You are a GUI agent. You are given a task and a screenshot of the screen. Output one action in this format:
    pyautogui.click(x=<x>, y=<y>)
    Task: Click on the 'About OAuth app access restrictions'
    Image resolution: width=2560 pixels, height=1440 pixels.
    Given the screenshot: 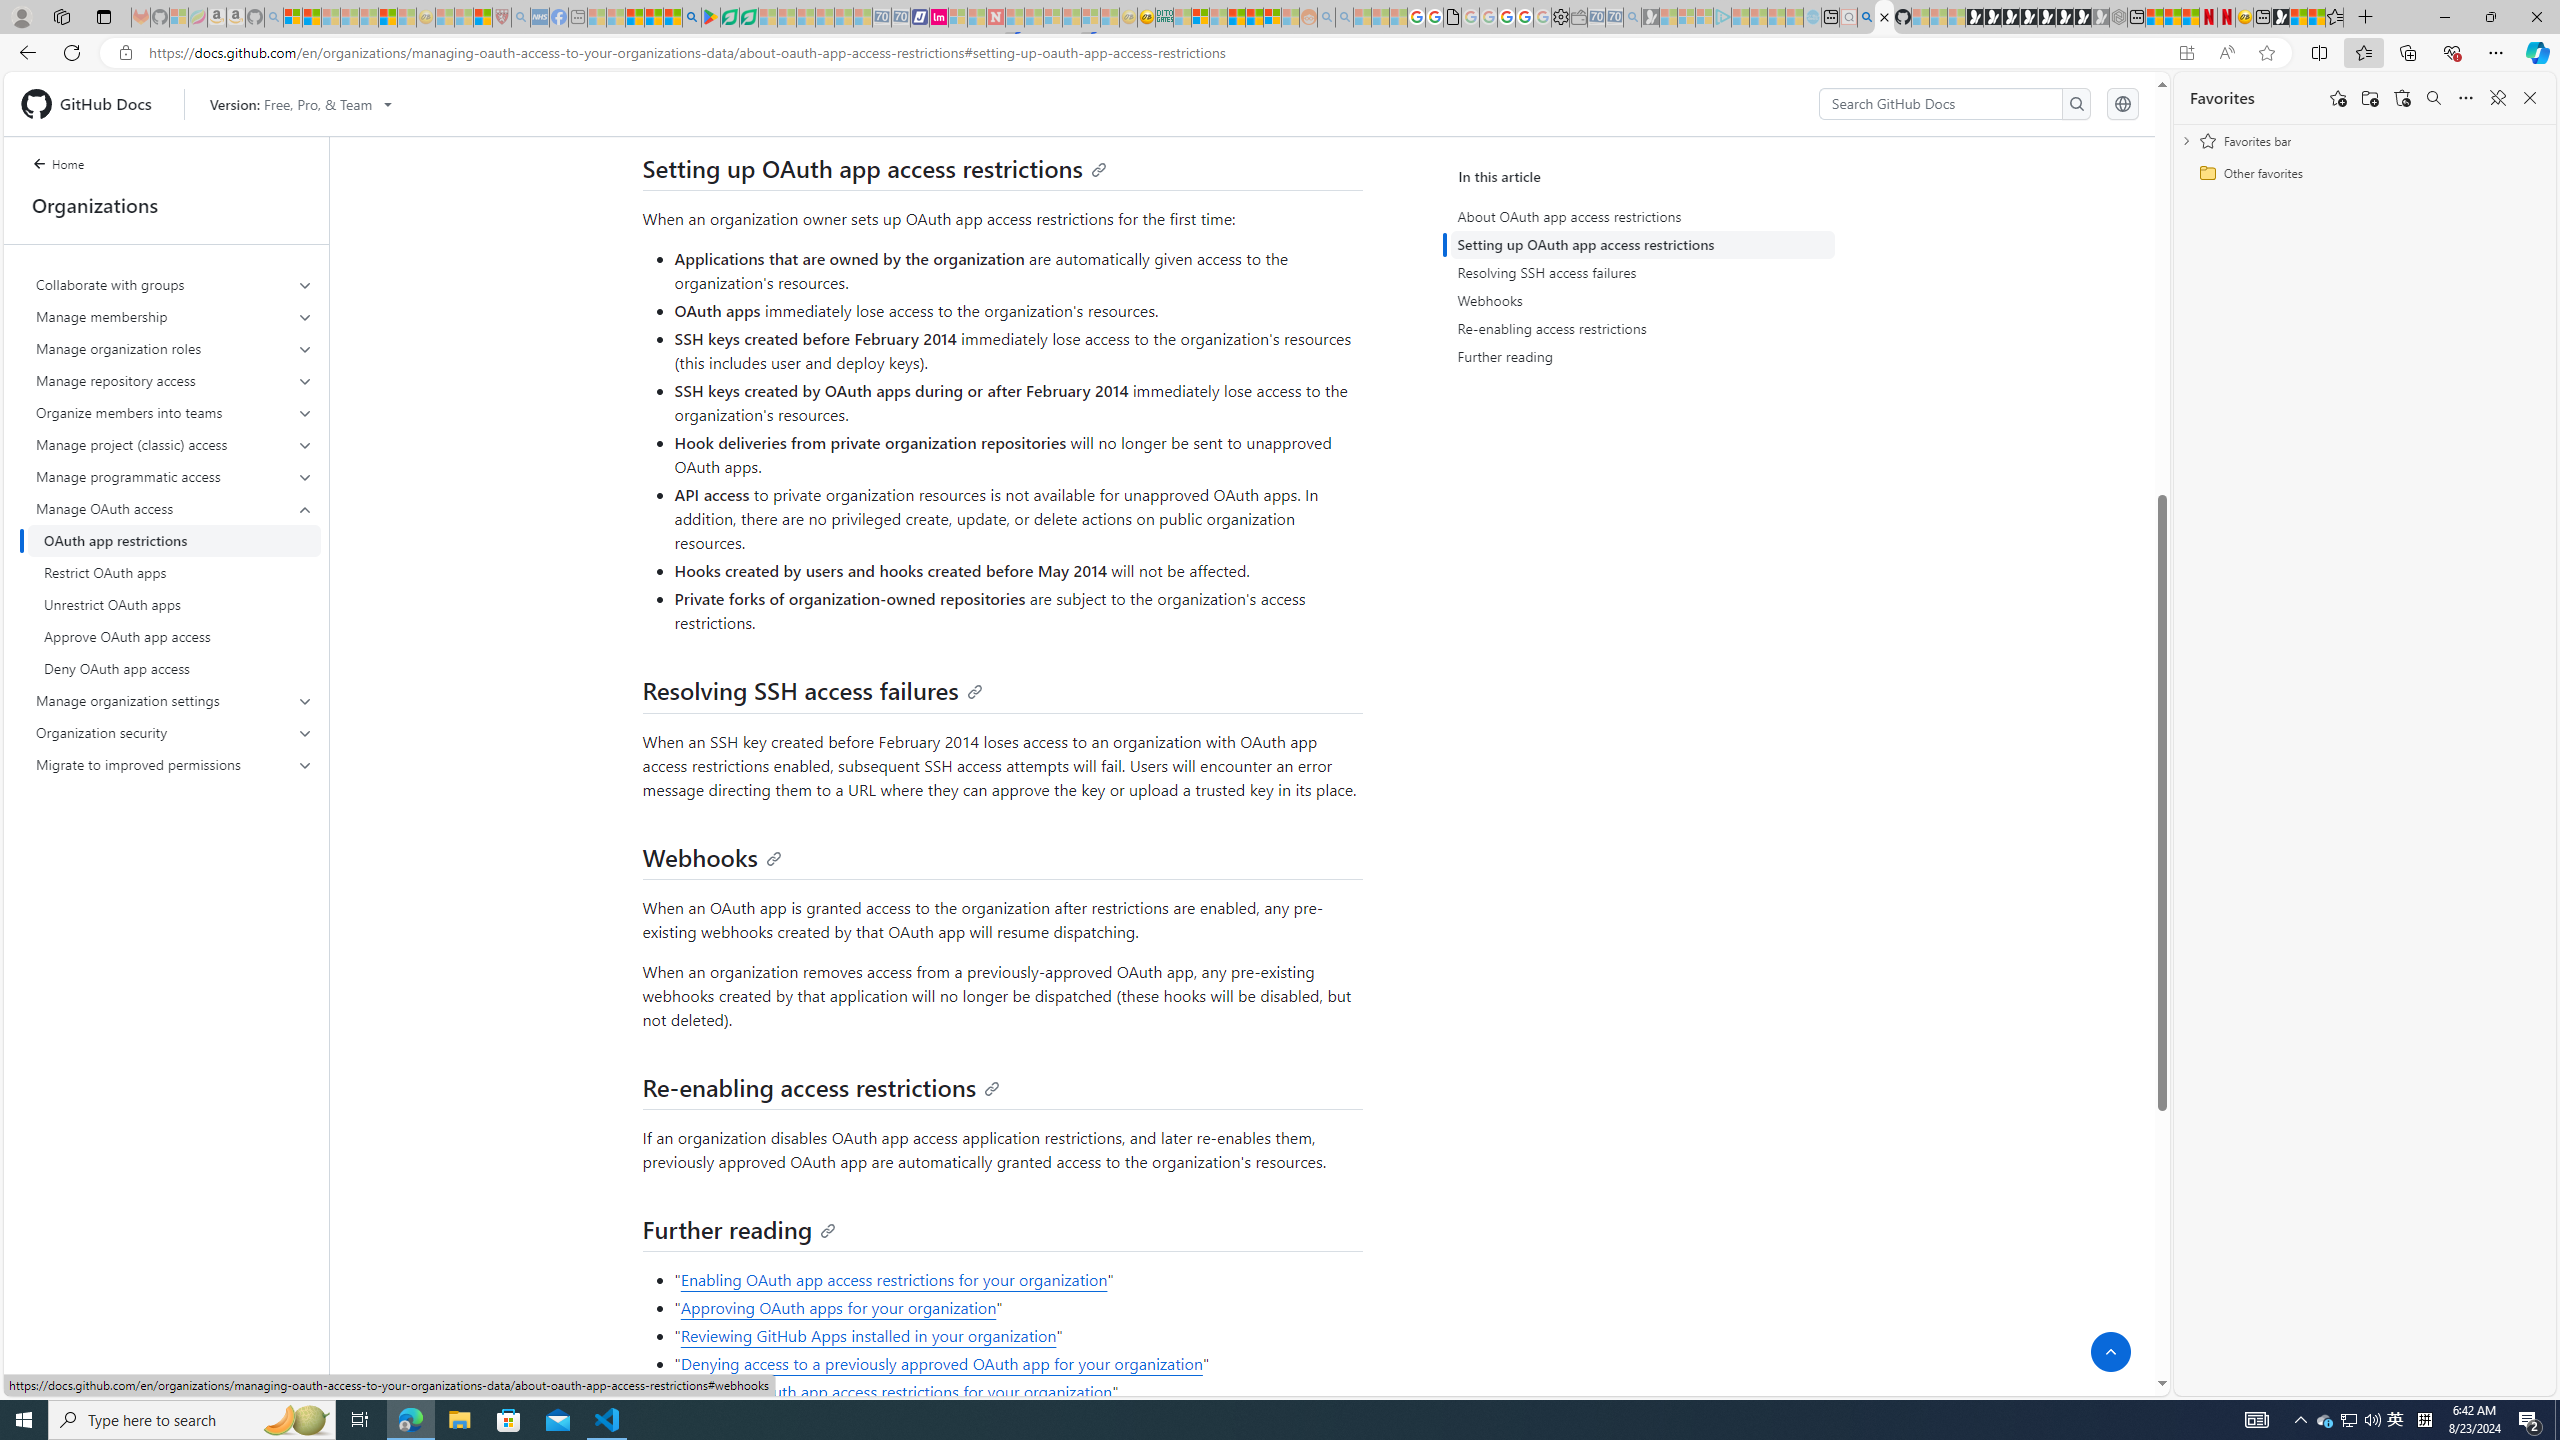 What is the action you would take?
    pyautogui.click(x=1646, y=215)
    